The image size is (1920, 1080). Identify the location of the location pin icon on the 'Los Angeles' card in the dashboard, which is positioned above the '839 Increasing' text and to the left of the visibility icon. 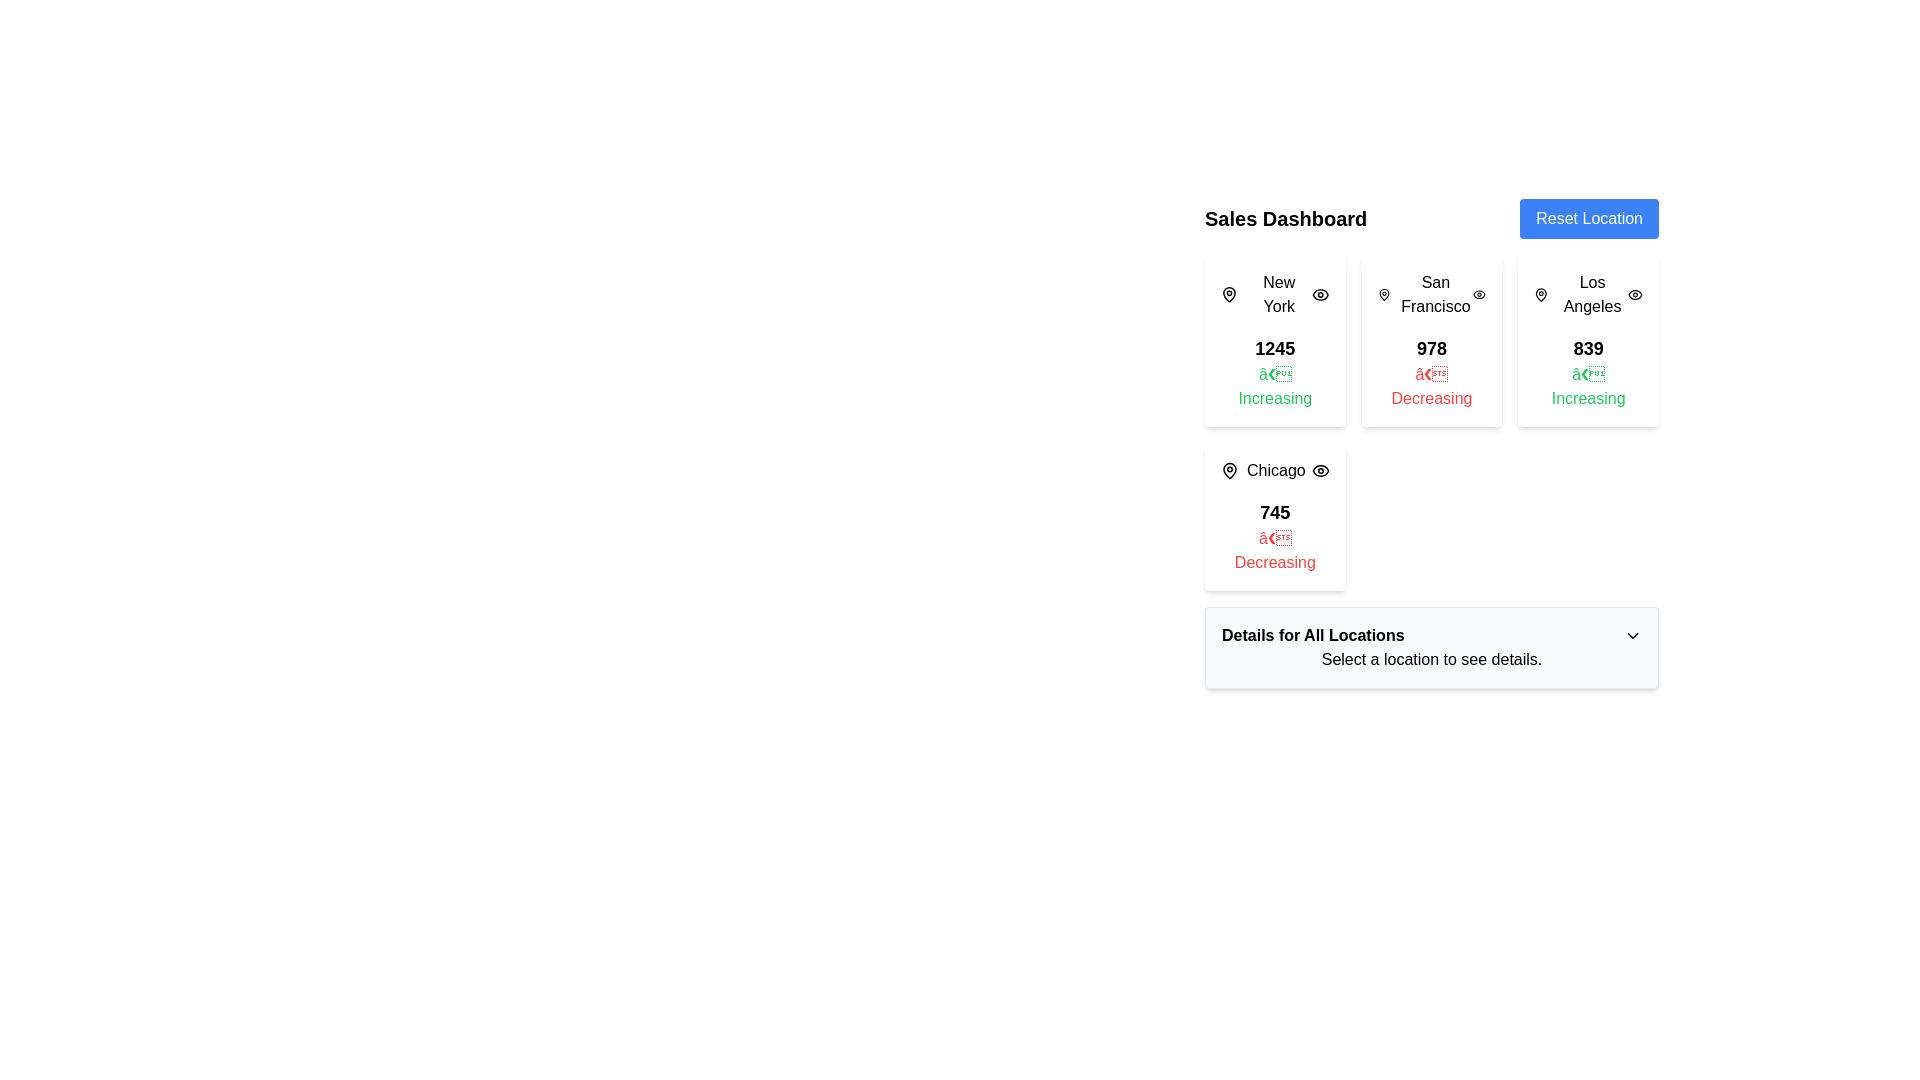
(1540, 294).